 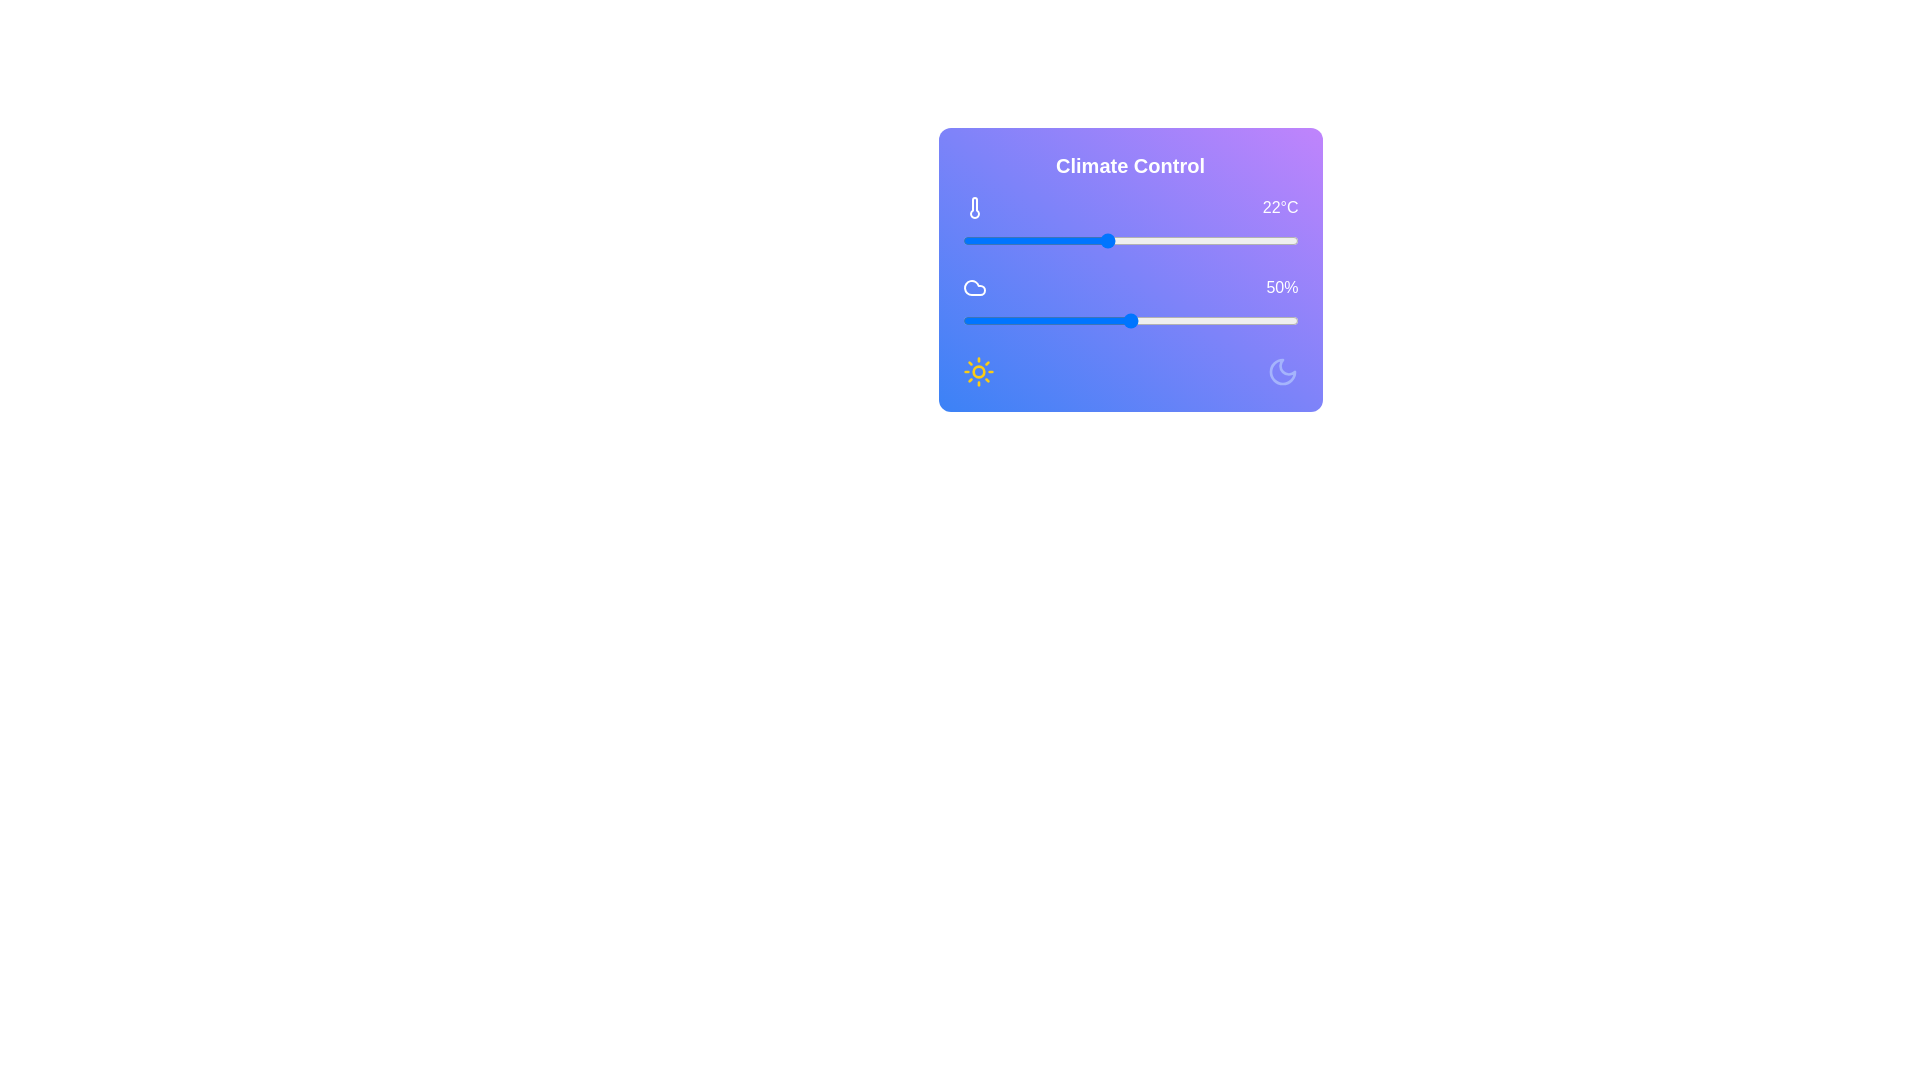 What do you see at coordinates (974, 208) in the screenshot?
I see `the thermometer icon located at the top-left corner of the climate control panel, which is outlined in a contrasting color and has a '22°C' label to its right` at bounding box center [974, 208].